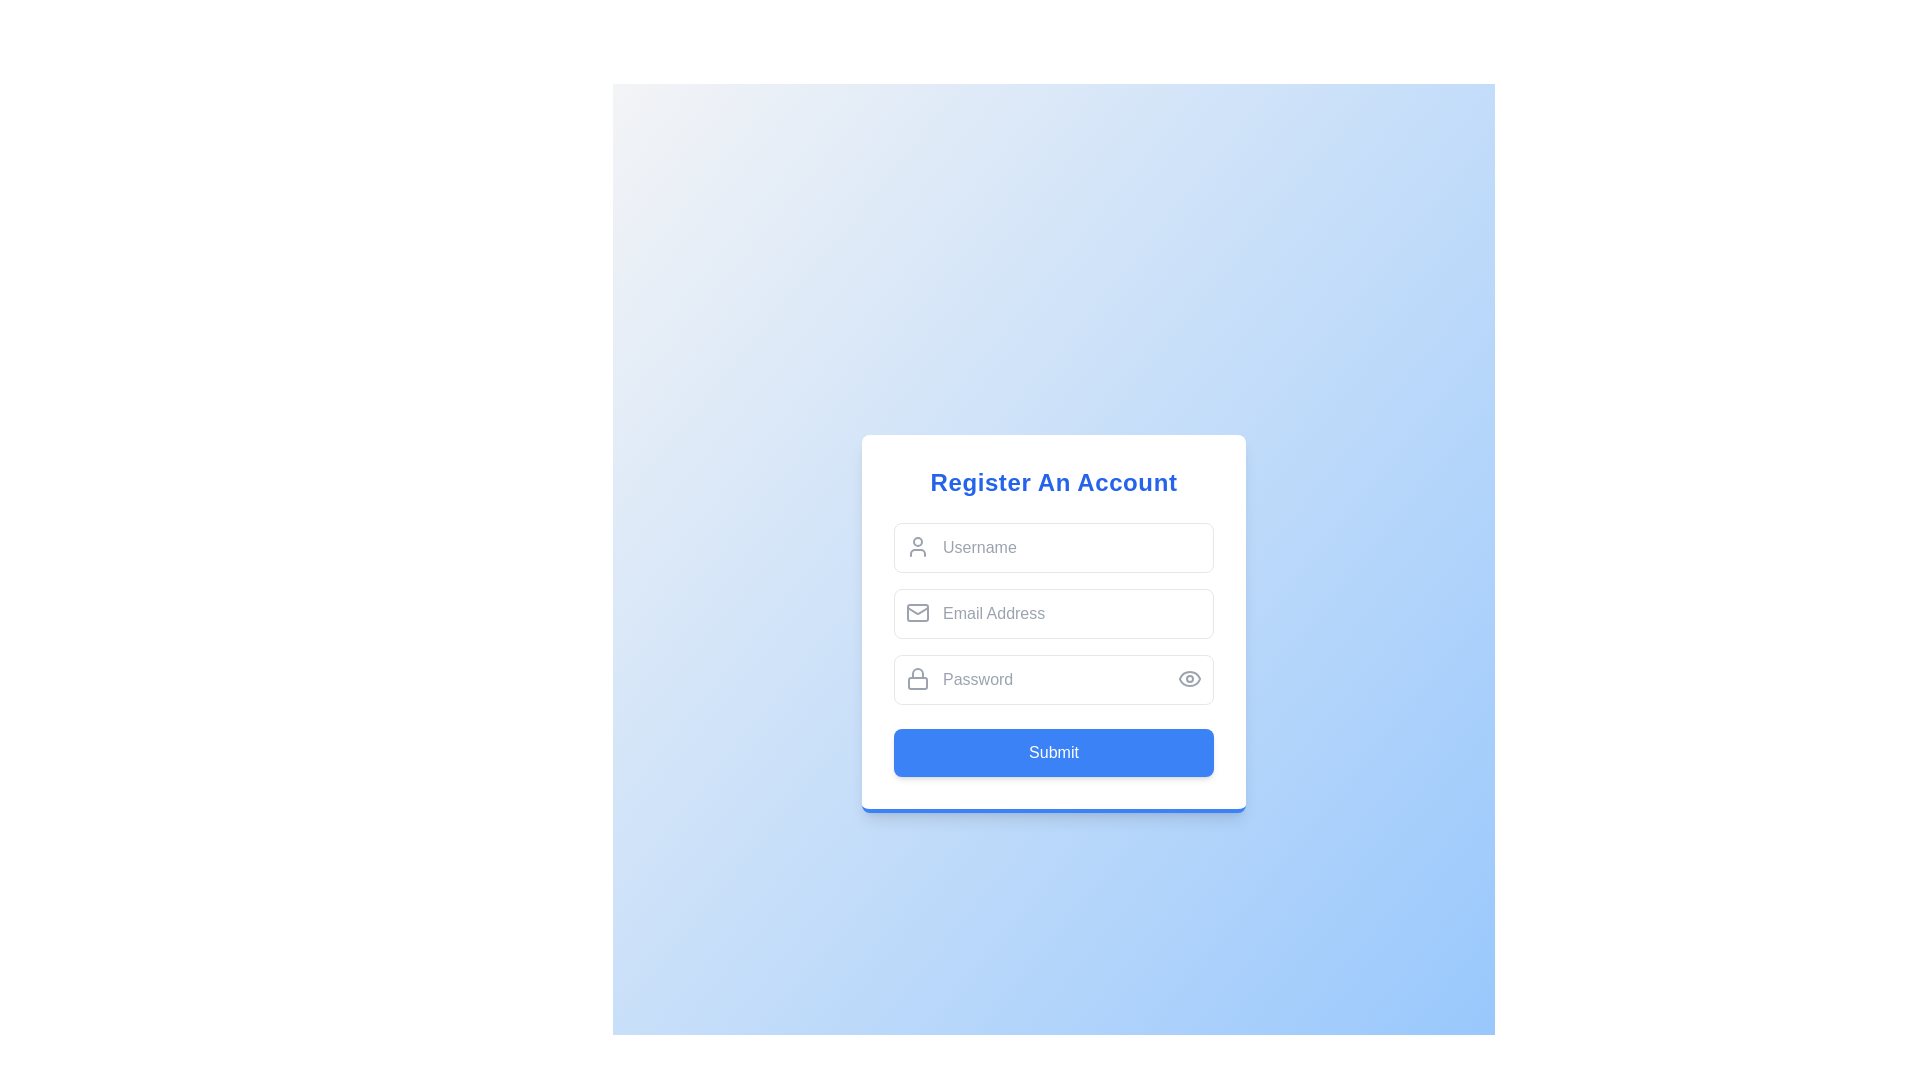  What do you see at coordinates (916, 677) in the screenshot?
I see `the gray lock icon that is positioned at the beginning of the password input field, serving as an indicator for the field's purpose` at bounding box center [916, 677].